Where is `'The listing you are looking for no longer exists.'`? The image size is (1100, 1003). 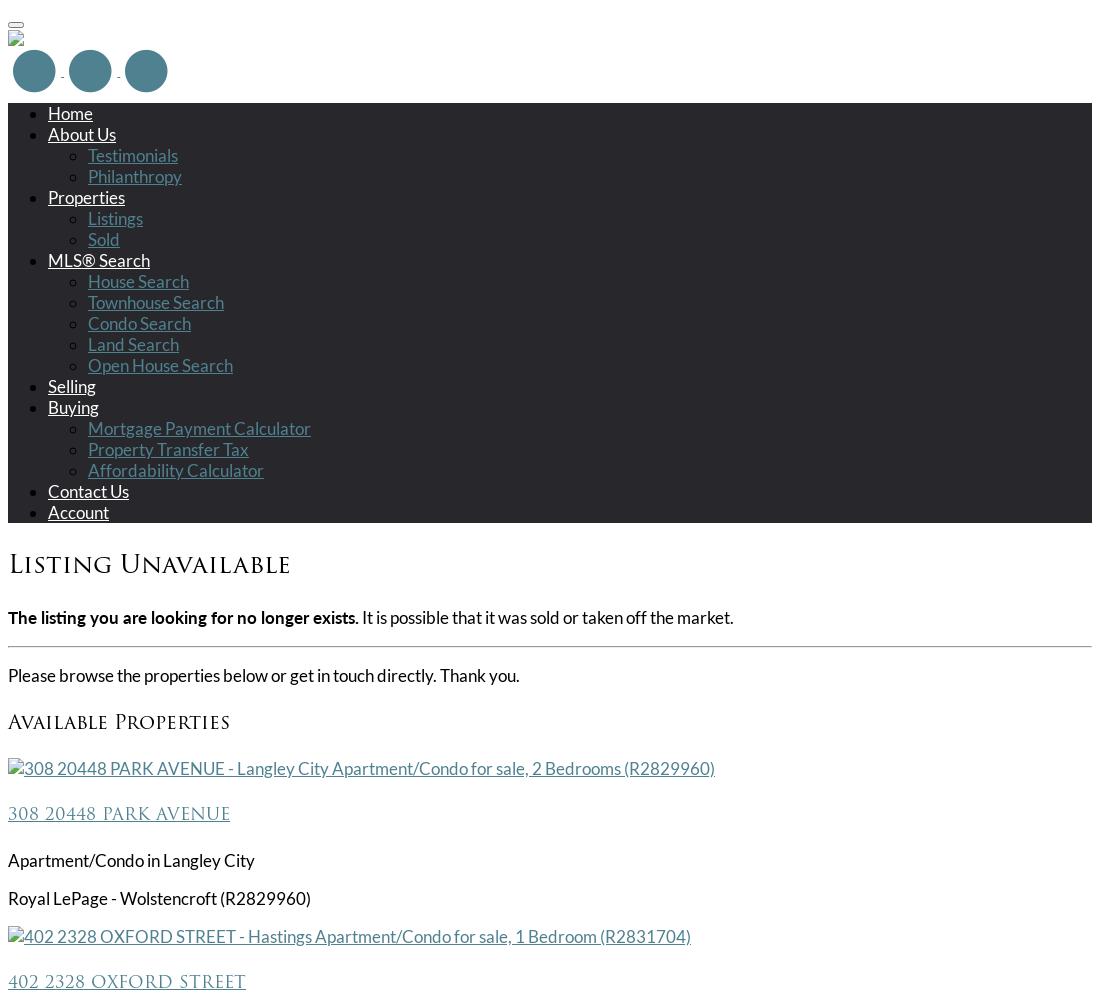
'The listing you are looking for no longer exists.' is located at coordinates (7, 616).